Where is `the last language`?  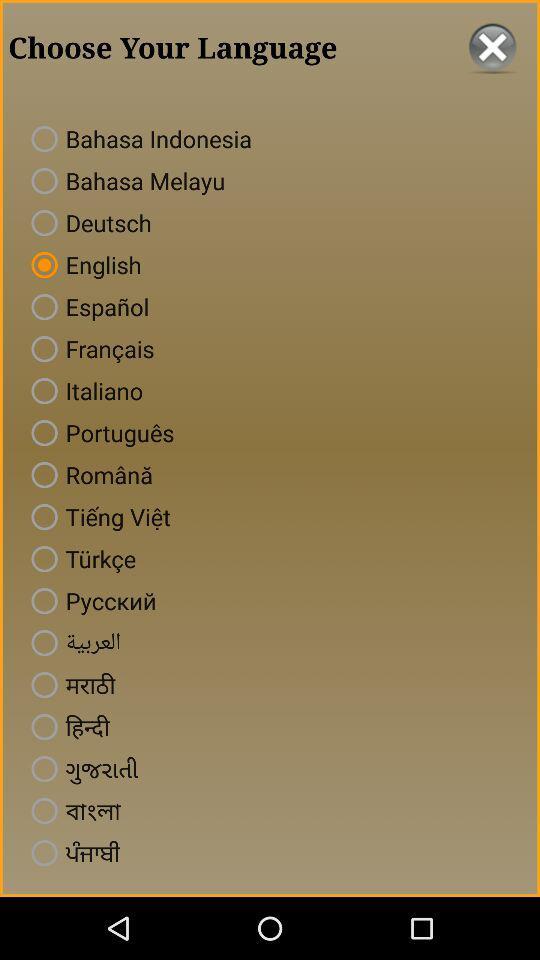
the last language is located at coordinates (70, 851).